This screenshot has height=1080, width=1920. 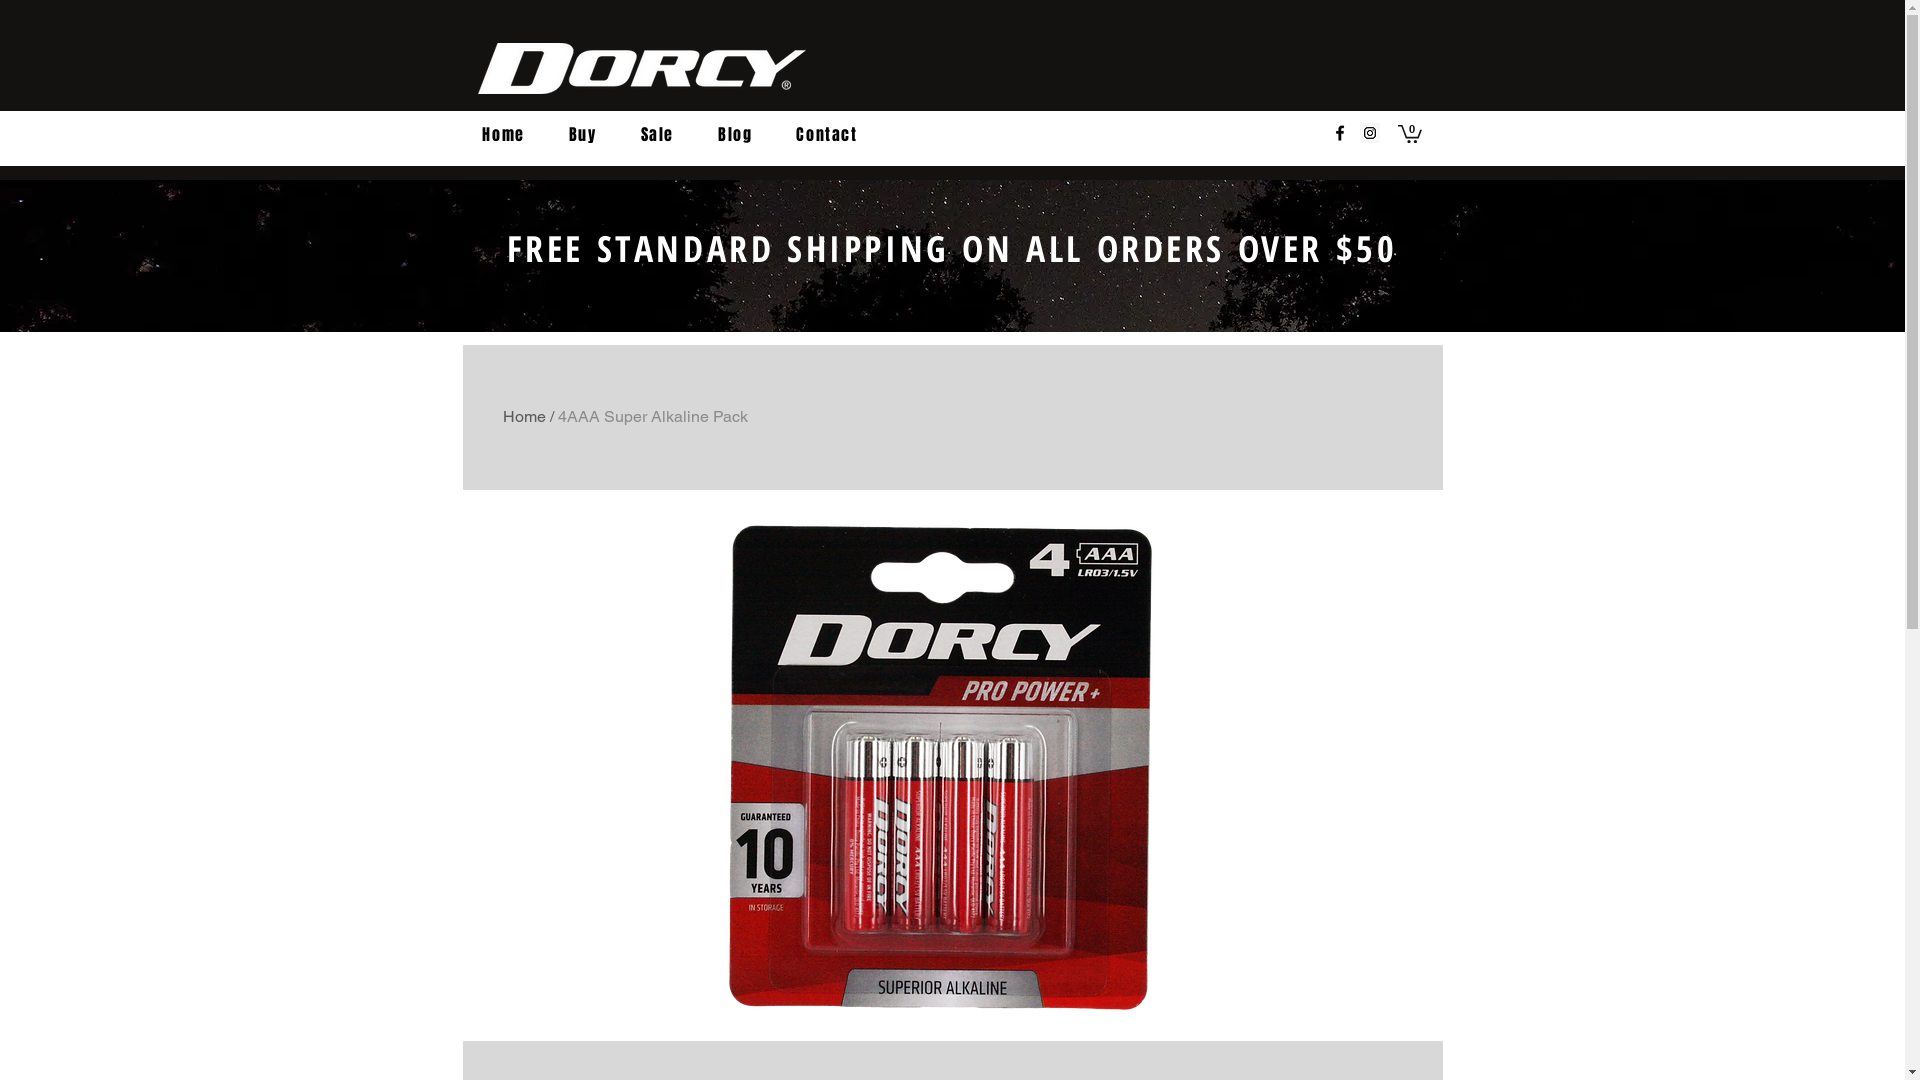 I want to click on 'Blog', so click(x=733, y=135).